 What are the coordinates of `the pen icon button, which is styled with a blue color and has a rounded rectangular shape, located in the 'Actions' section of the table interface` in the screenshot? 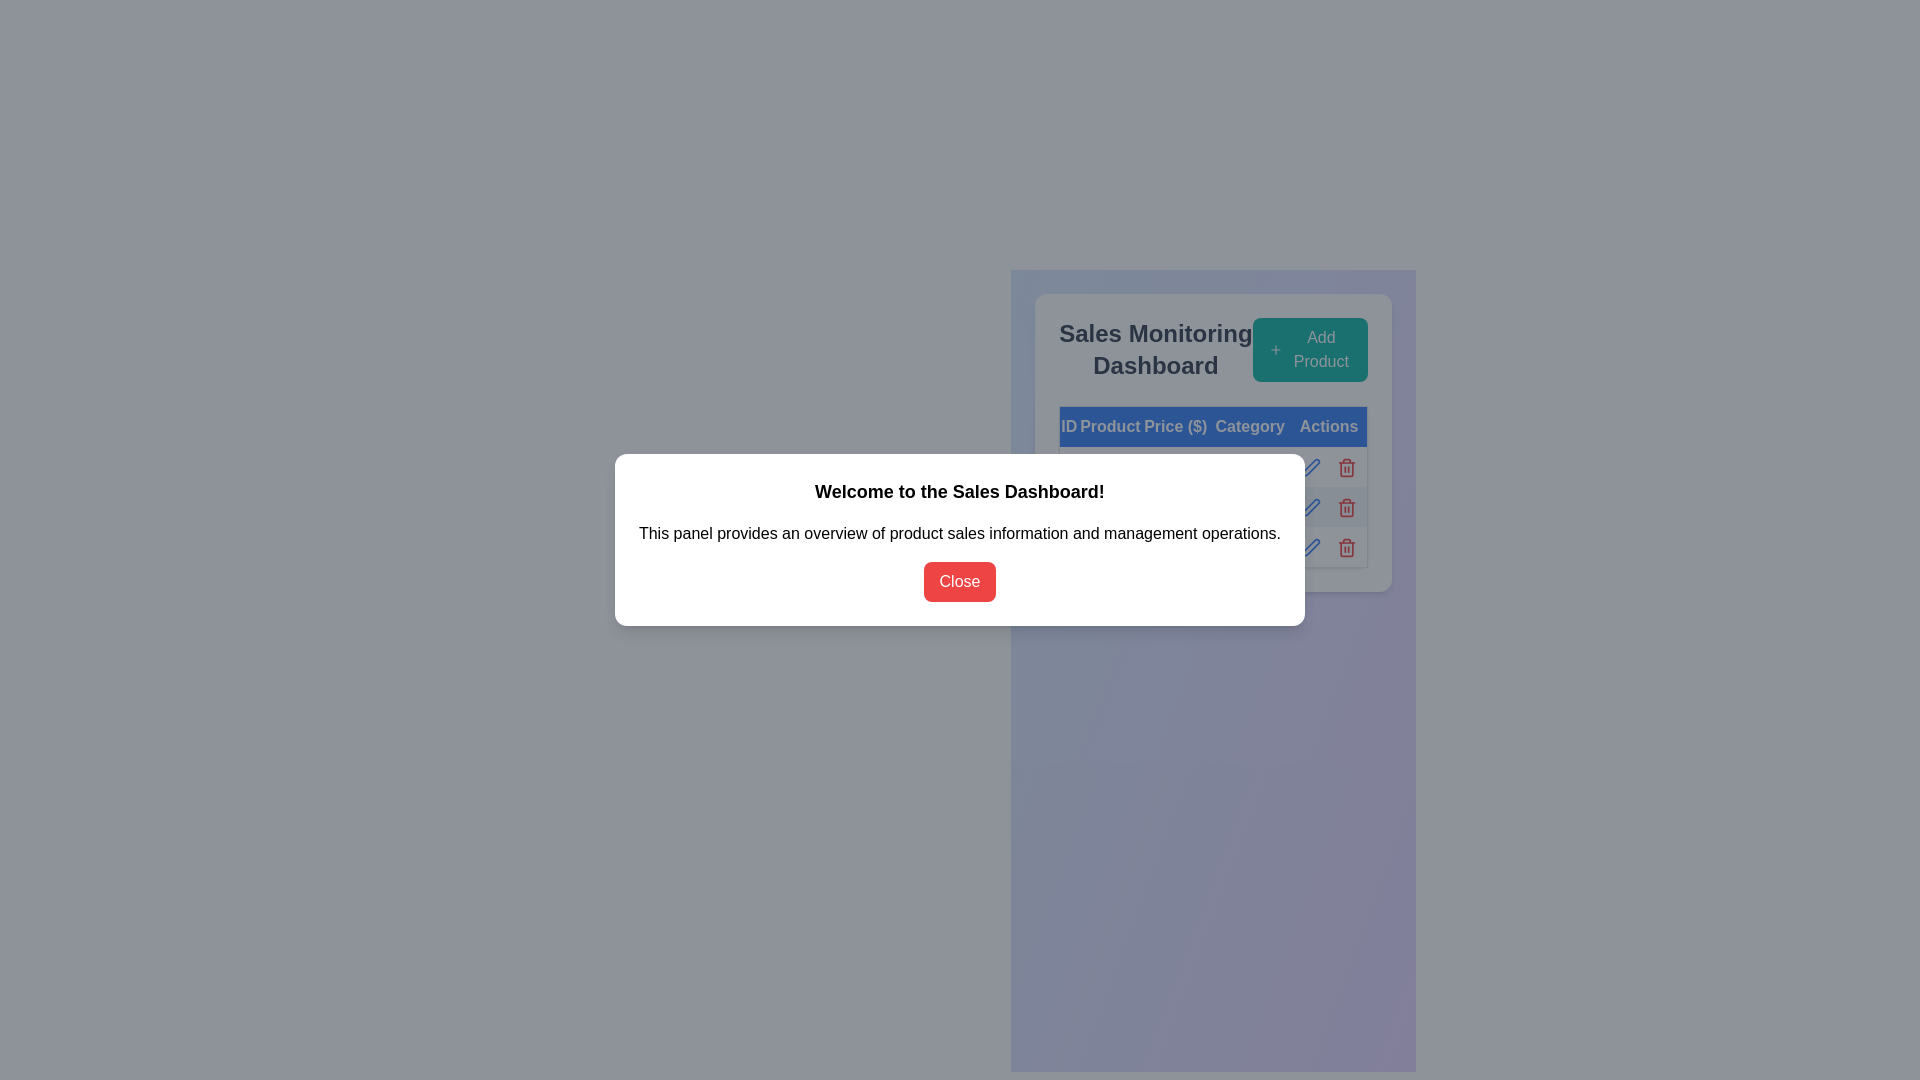 It's located at (1311, 506).